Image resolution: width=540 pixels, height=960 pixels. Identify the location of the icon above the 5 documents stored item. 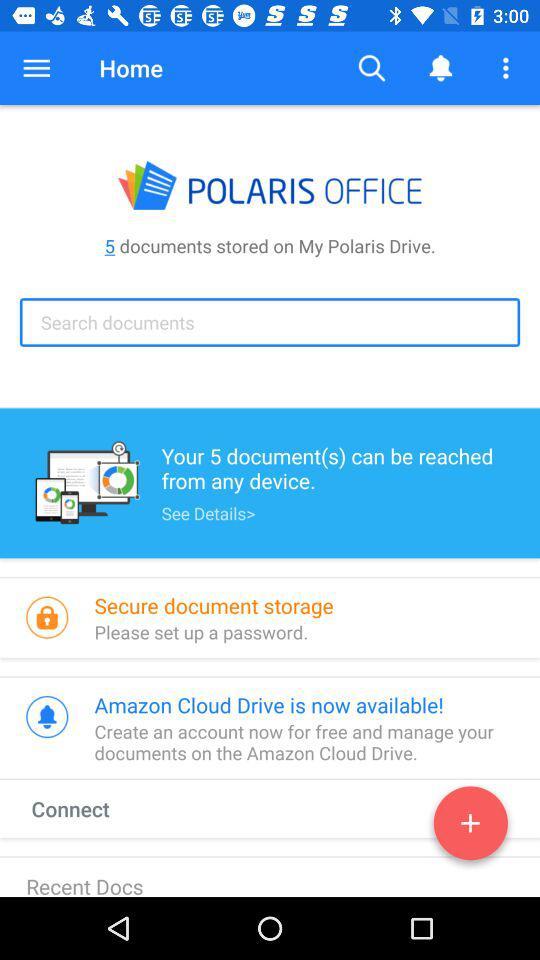
(36, 68).